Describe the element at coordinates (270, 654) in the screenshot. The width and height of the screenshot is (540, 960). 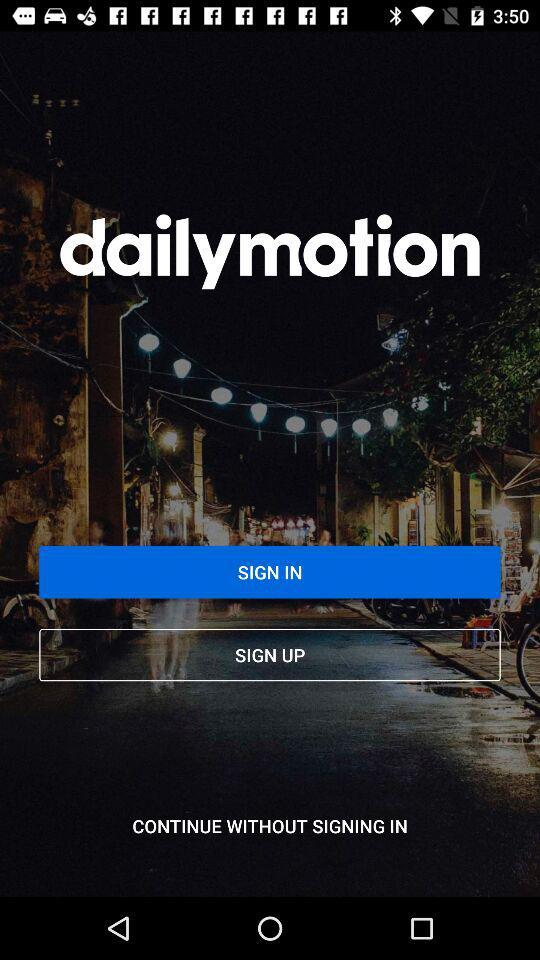
I see `sign up` at that location.